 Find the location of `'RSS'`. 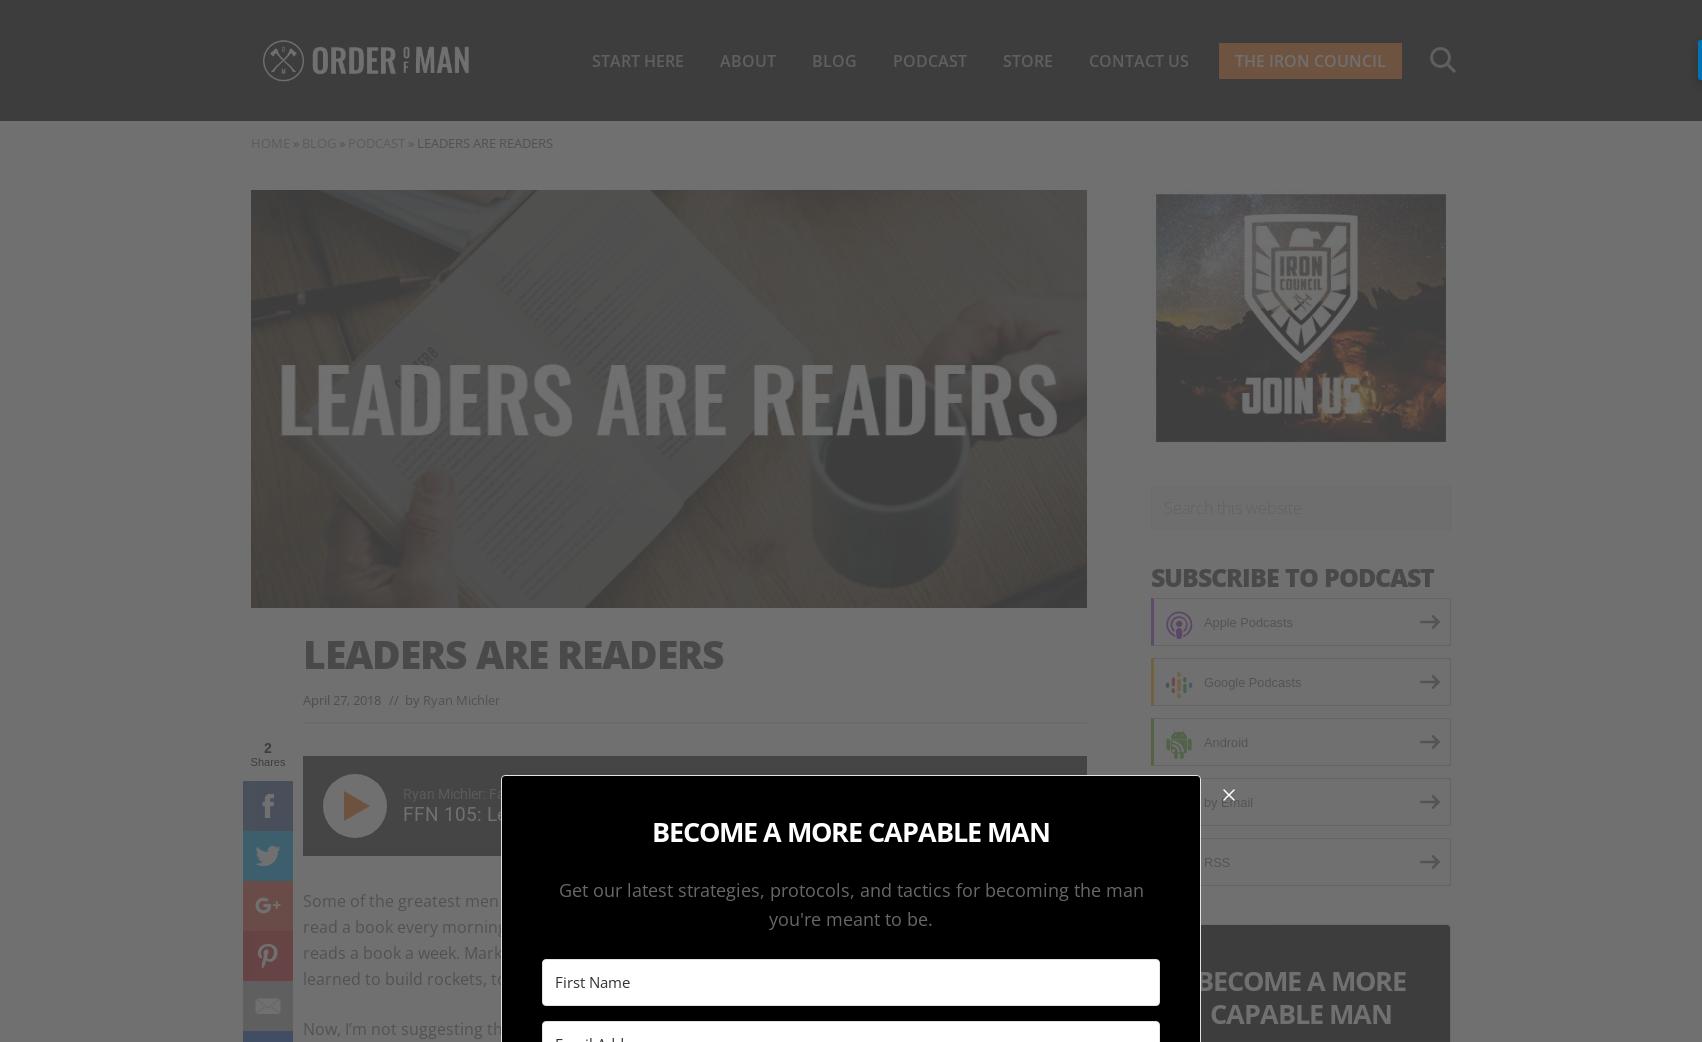

'RSS' is located at coordinates (1216, 861).